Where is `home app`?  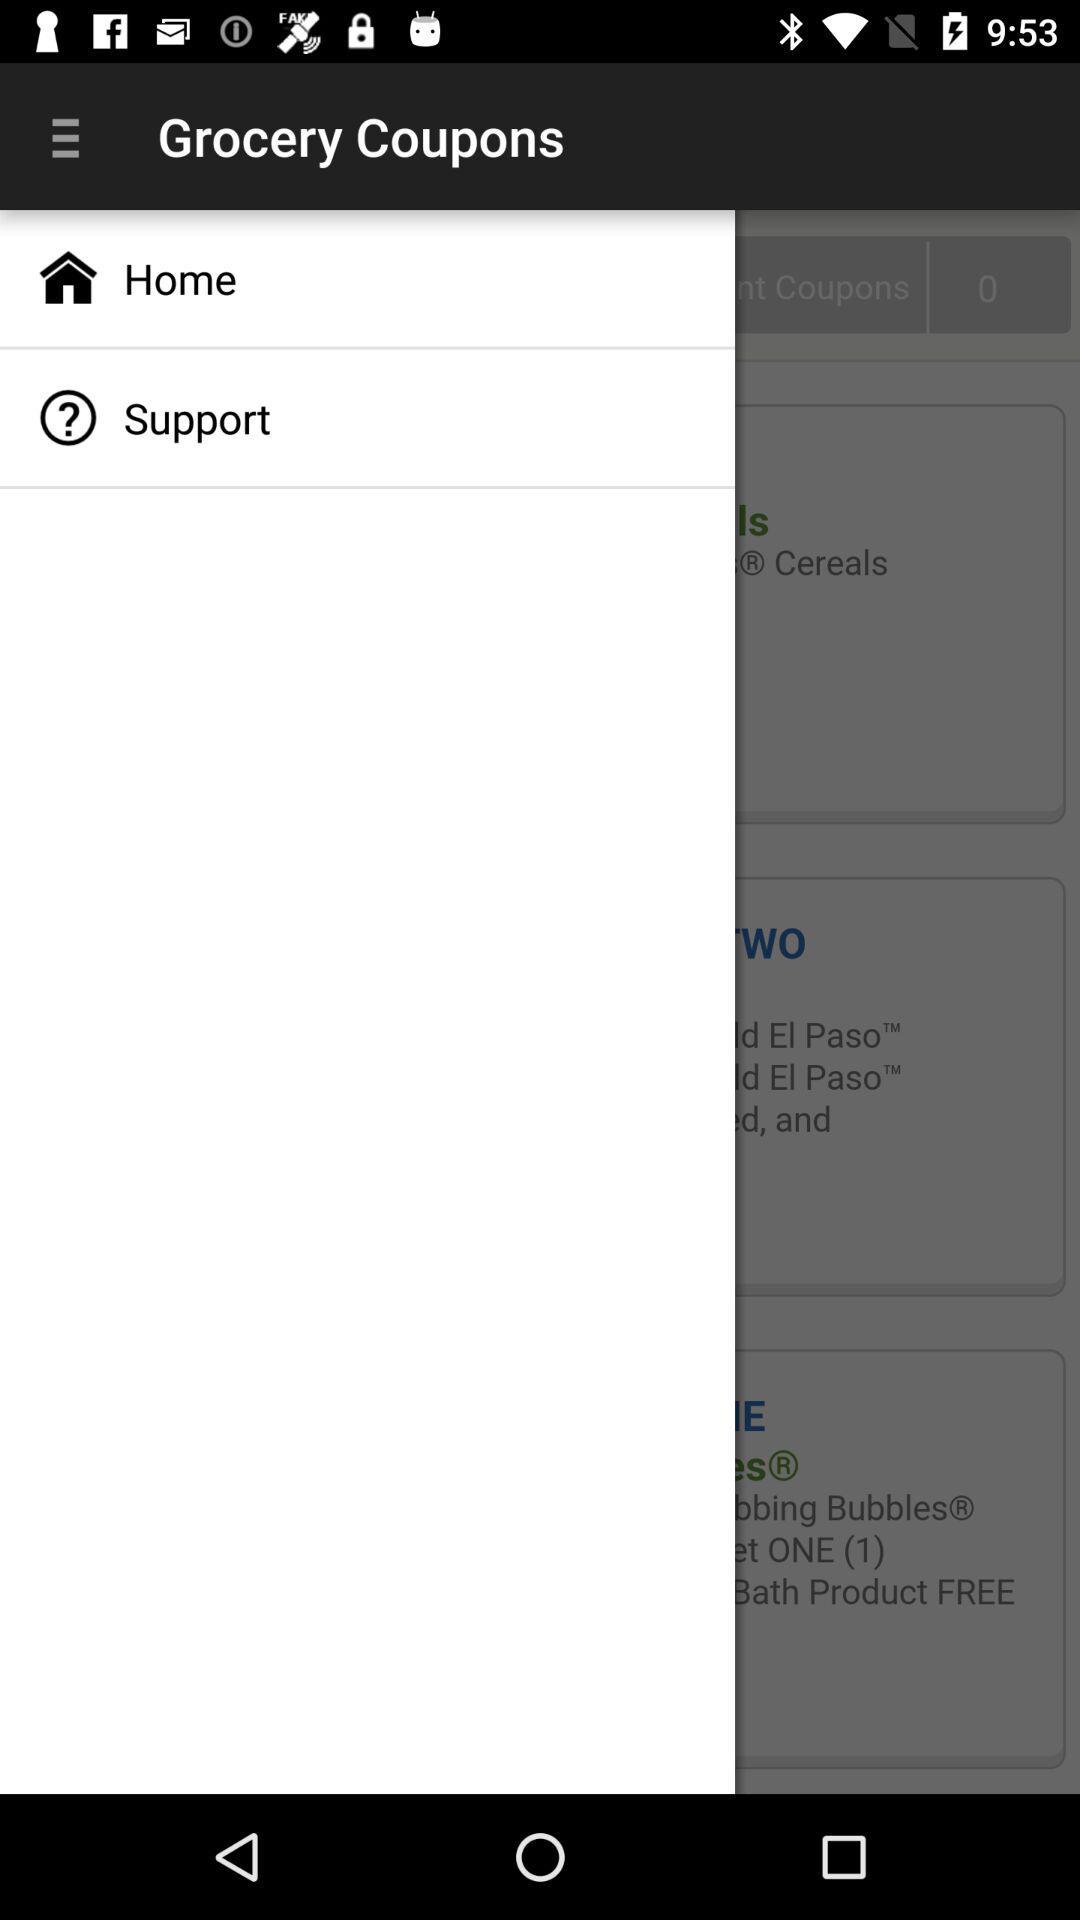 home app is located at coordinates (367, 277).